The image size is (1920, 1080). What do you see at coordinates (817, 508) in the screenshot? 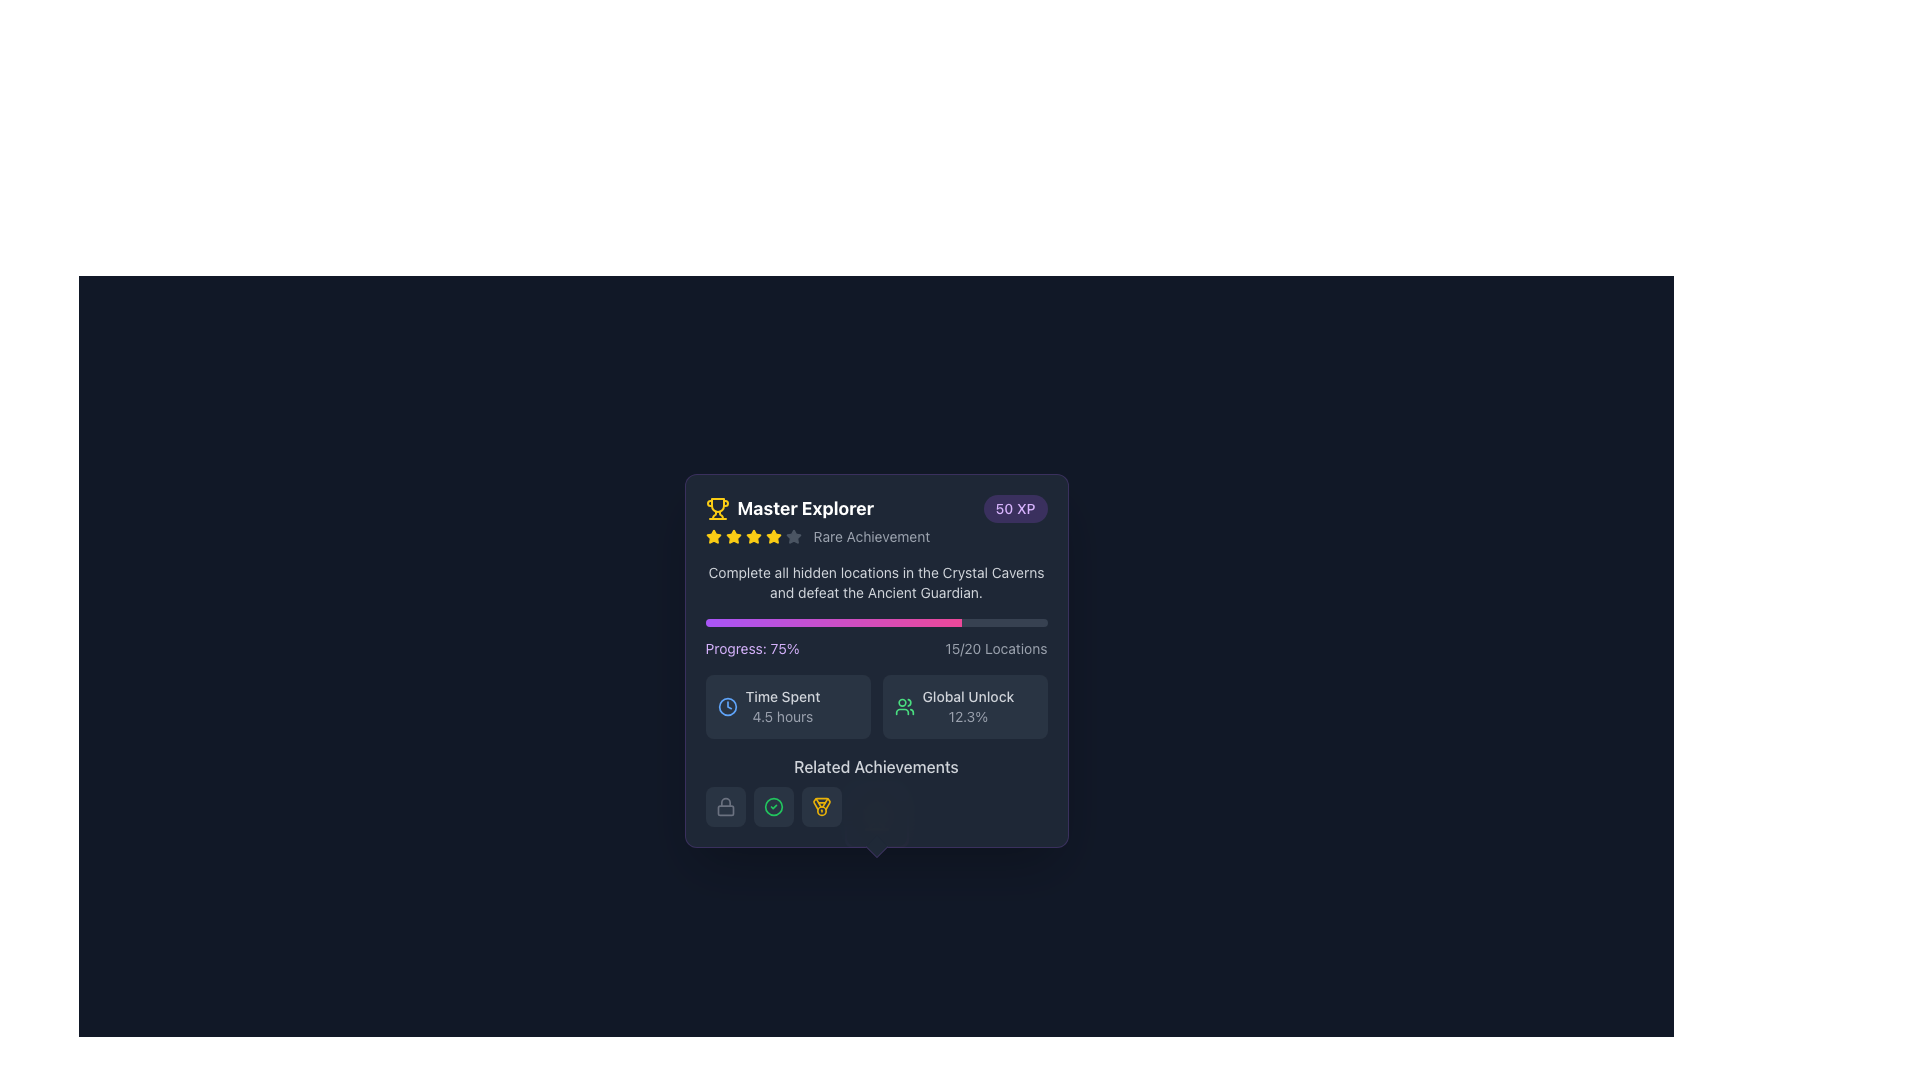
I see `the Title header with associated icon of the achievement card, which is located at the top left corner, adjacent to a purple badge displaying '50 XP'` at bounding box center [817, 508].